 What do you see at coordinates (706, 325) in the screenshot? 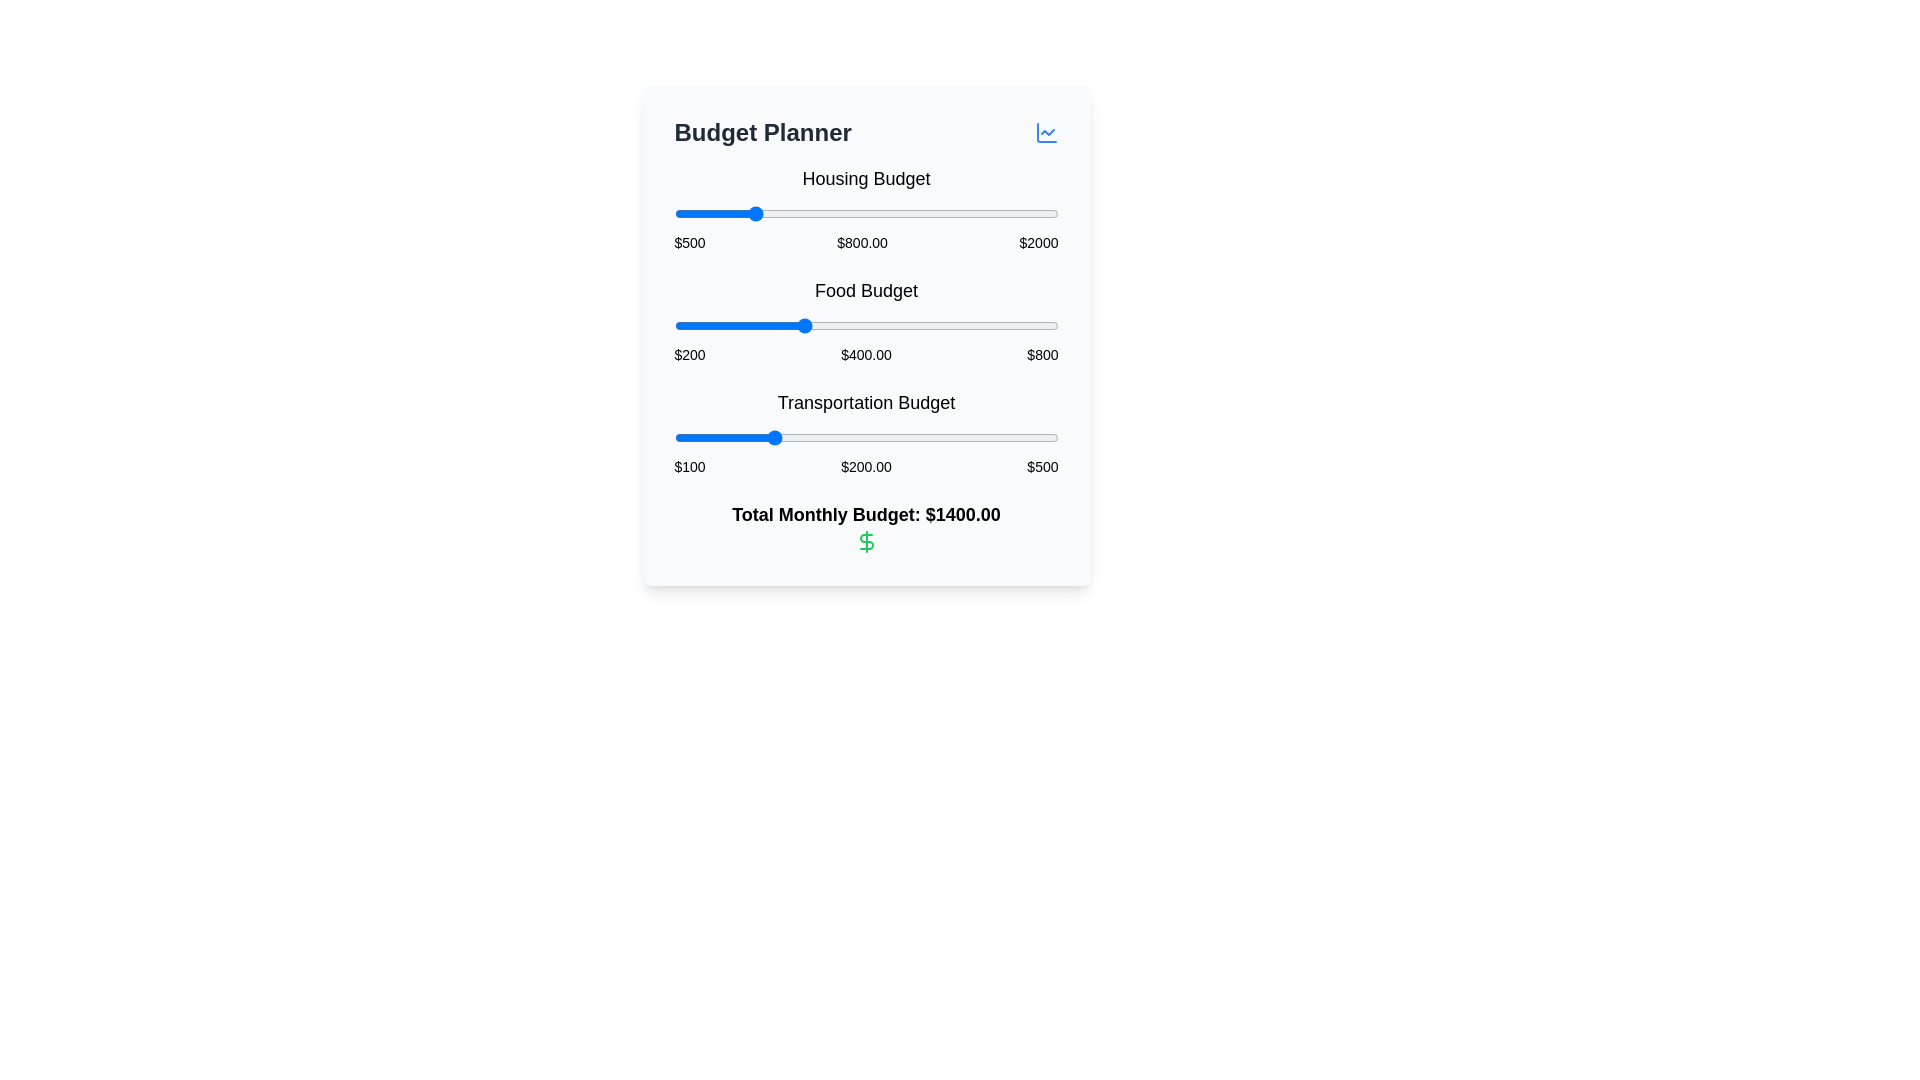
I see `the Food Budget slider value` at bounding box center [706, 325].